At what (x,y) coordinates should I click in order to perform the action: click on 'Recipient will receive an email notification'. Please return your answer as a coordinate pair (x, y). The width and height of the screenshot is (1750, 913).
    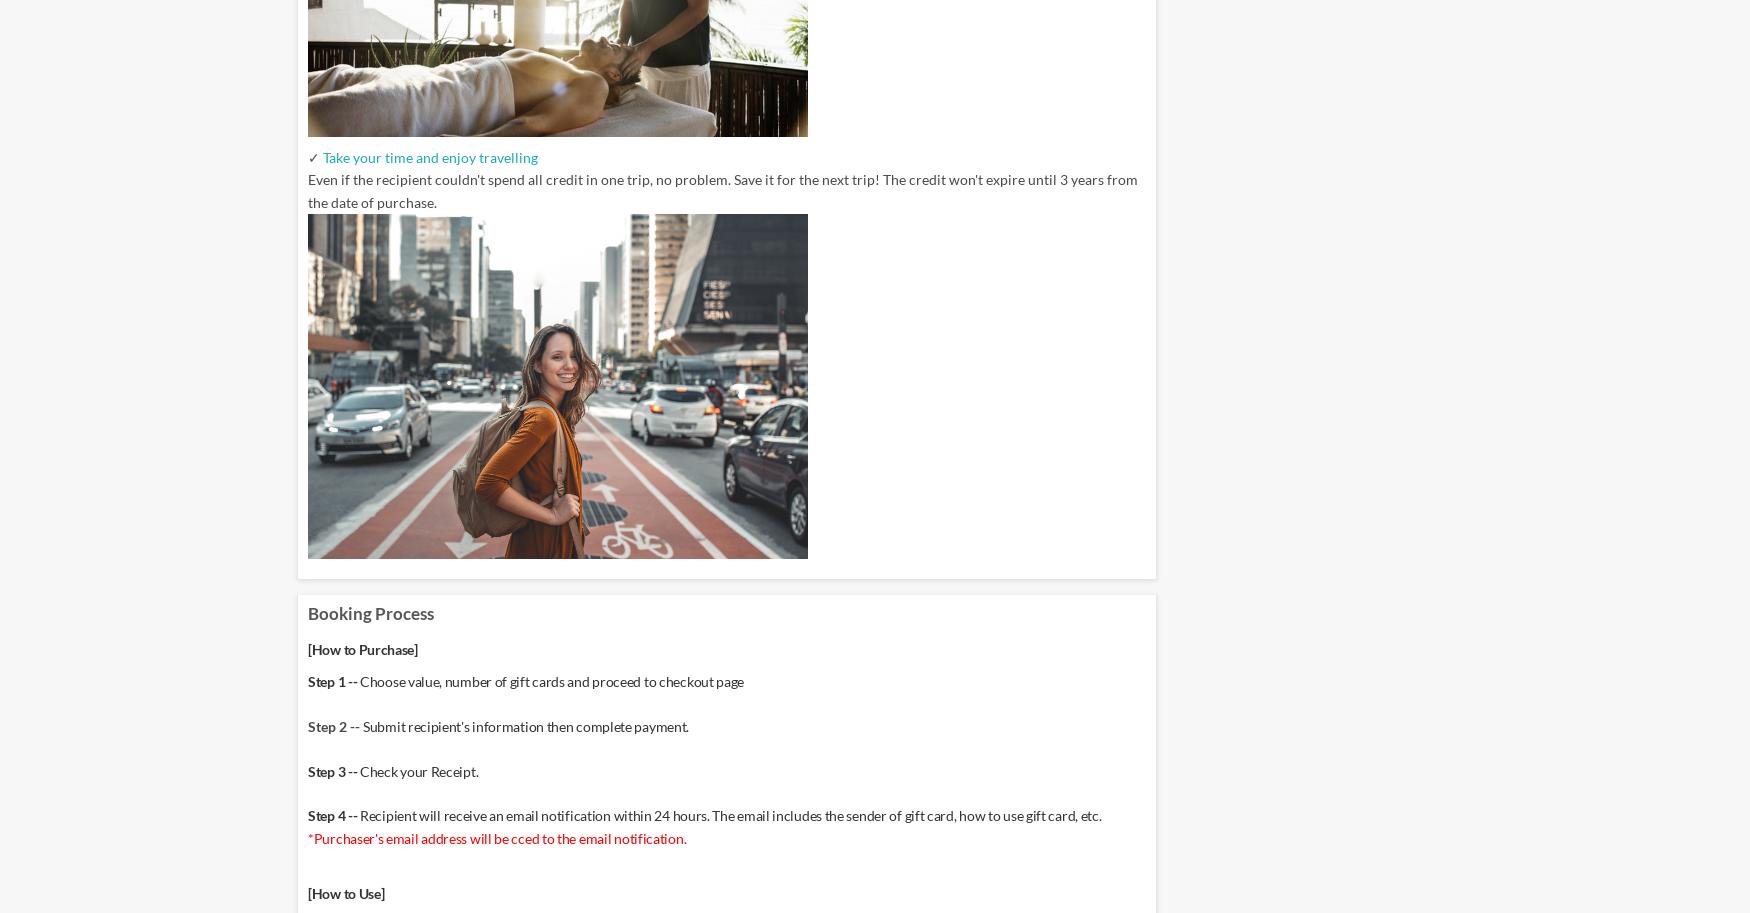
    Looking at the image, I should click on (486, 814).